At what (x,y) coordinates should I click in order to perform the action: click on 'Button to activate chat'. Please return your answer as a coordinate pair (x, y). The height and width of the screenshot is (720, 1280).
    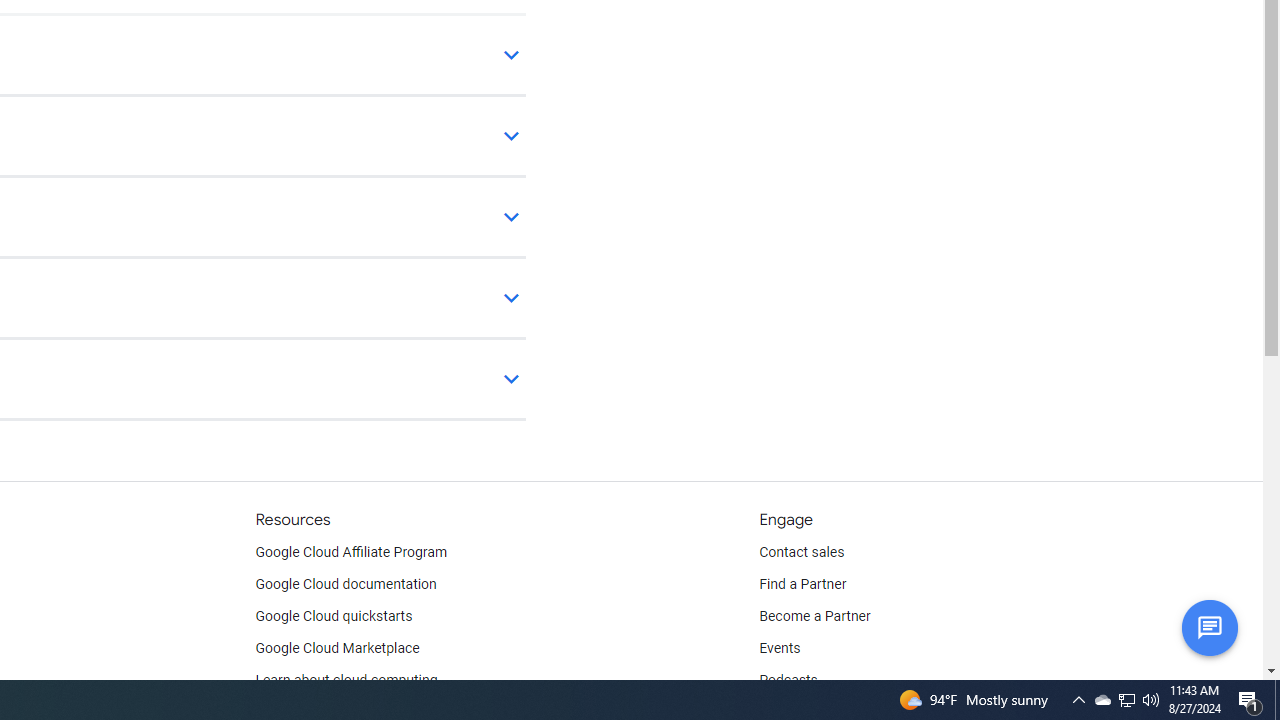
    Looking at the image, I should click on (1208, 626).